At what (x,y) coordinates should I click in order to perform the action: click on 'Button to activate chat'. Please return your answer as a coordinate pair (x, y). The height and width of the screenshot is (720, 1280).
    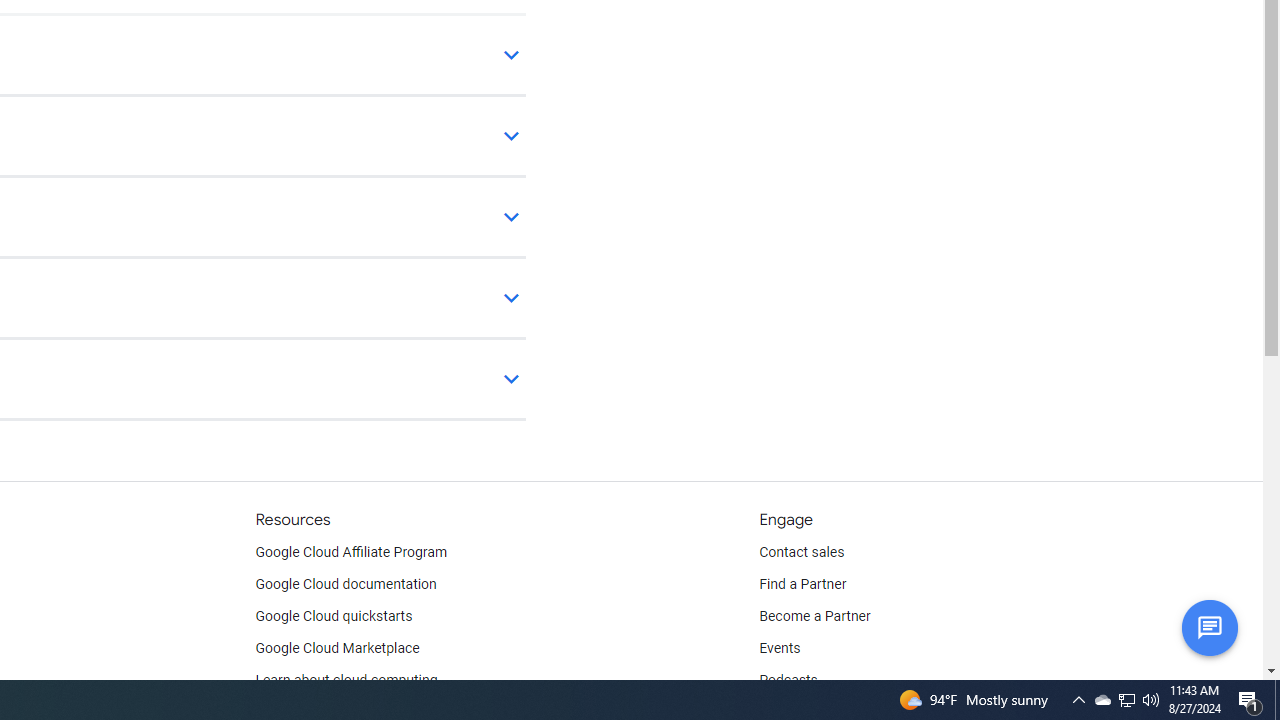
    Looking at the image, I should click on (1208, 626).